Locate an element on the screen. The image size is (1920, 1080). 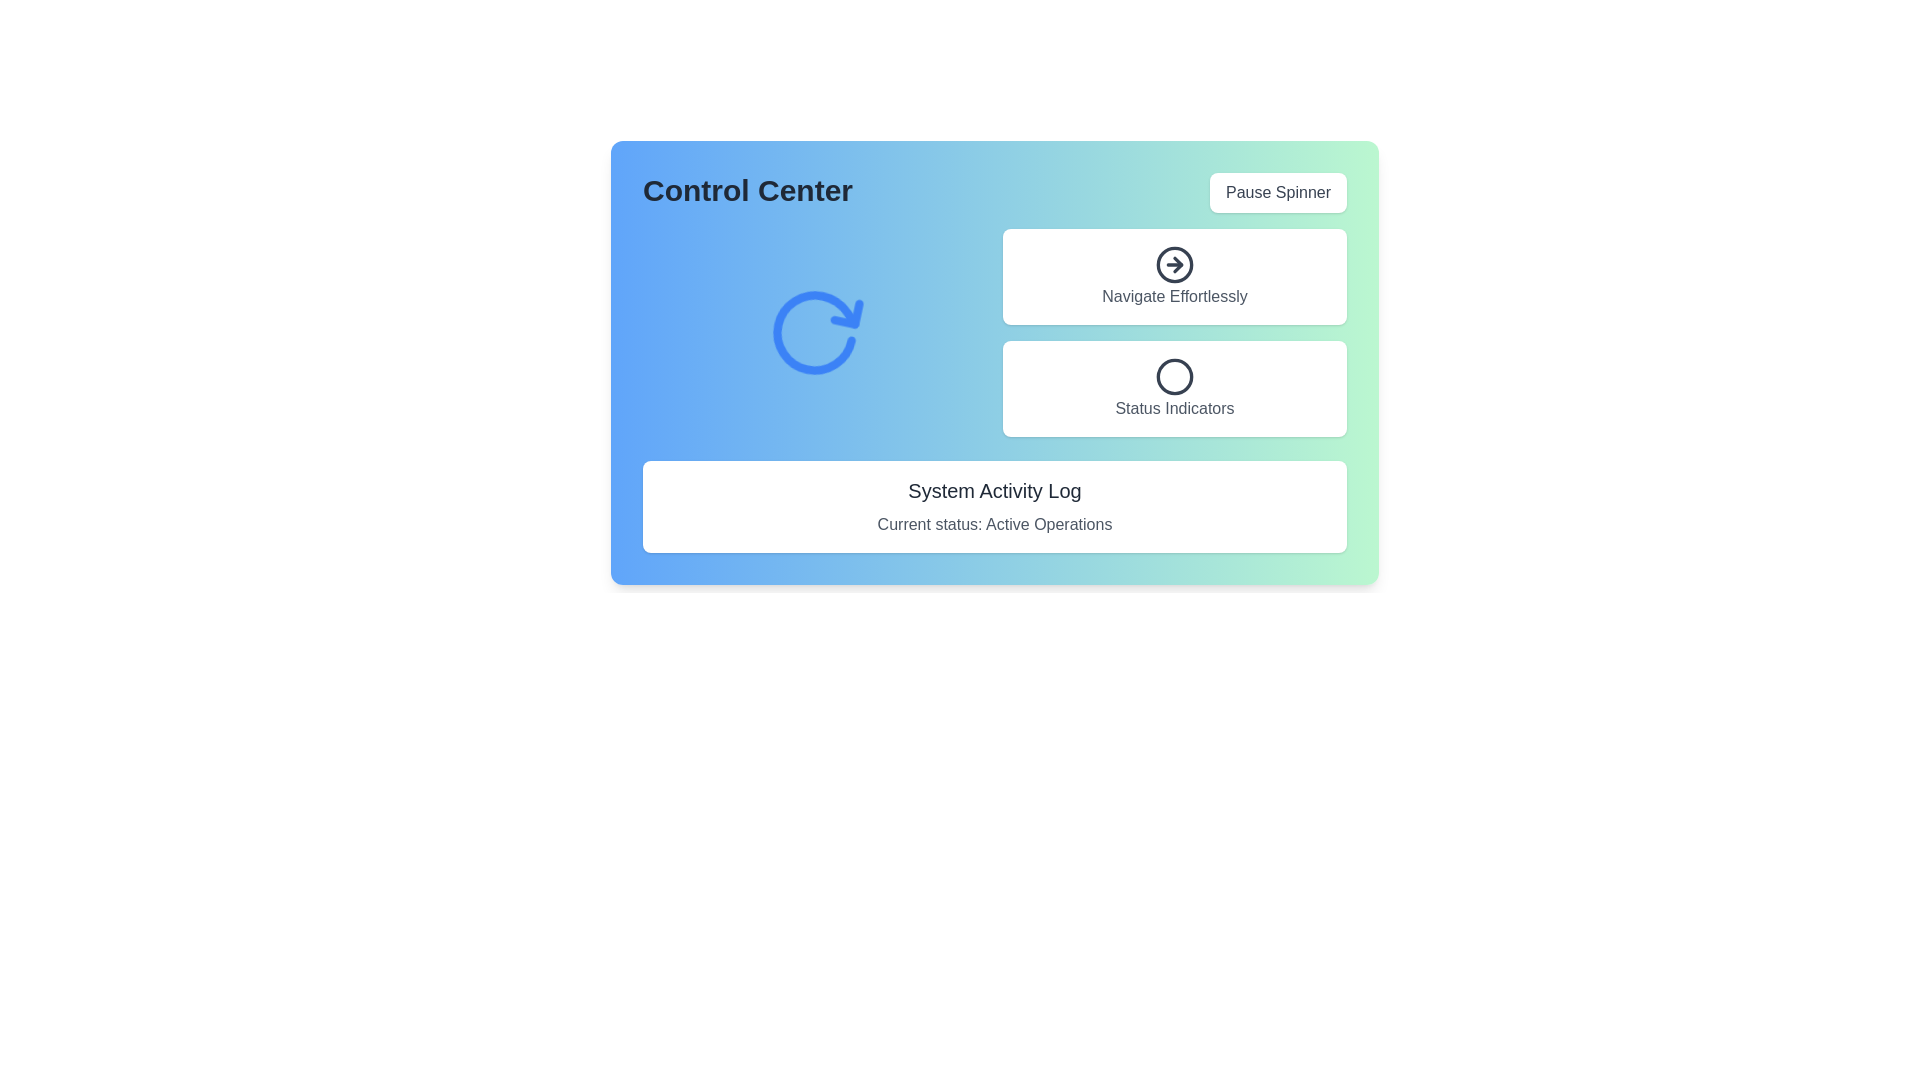
the Informational section with the text 'Navigate Effortlessly' and its accompanying icon, located in the right-center part of the interface is located at coordinates (1175, 277).